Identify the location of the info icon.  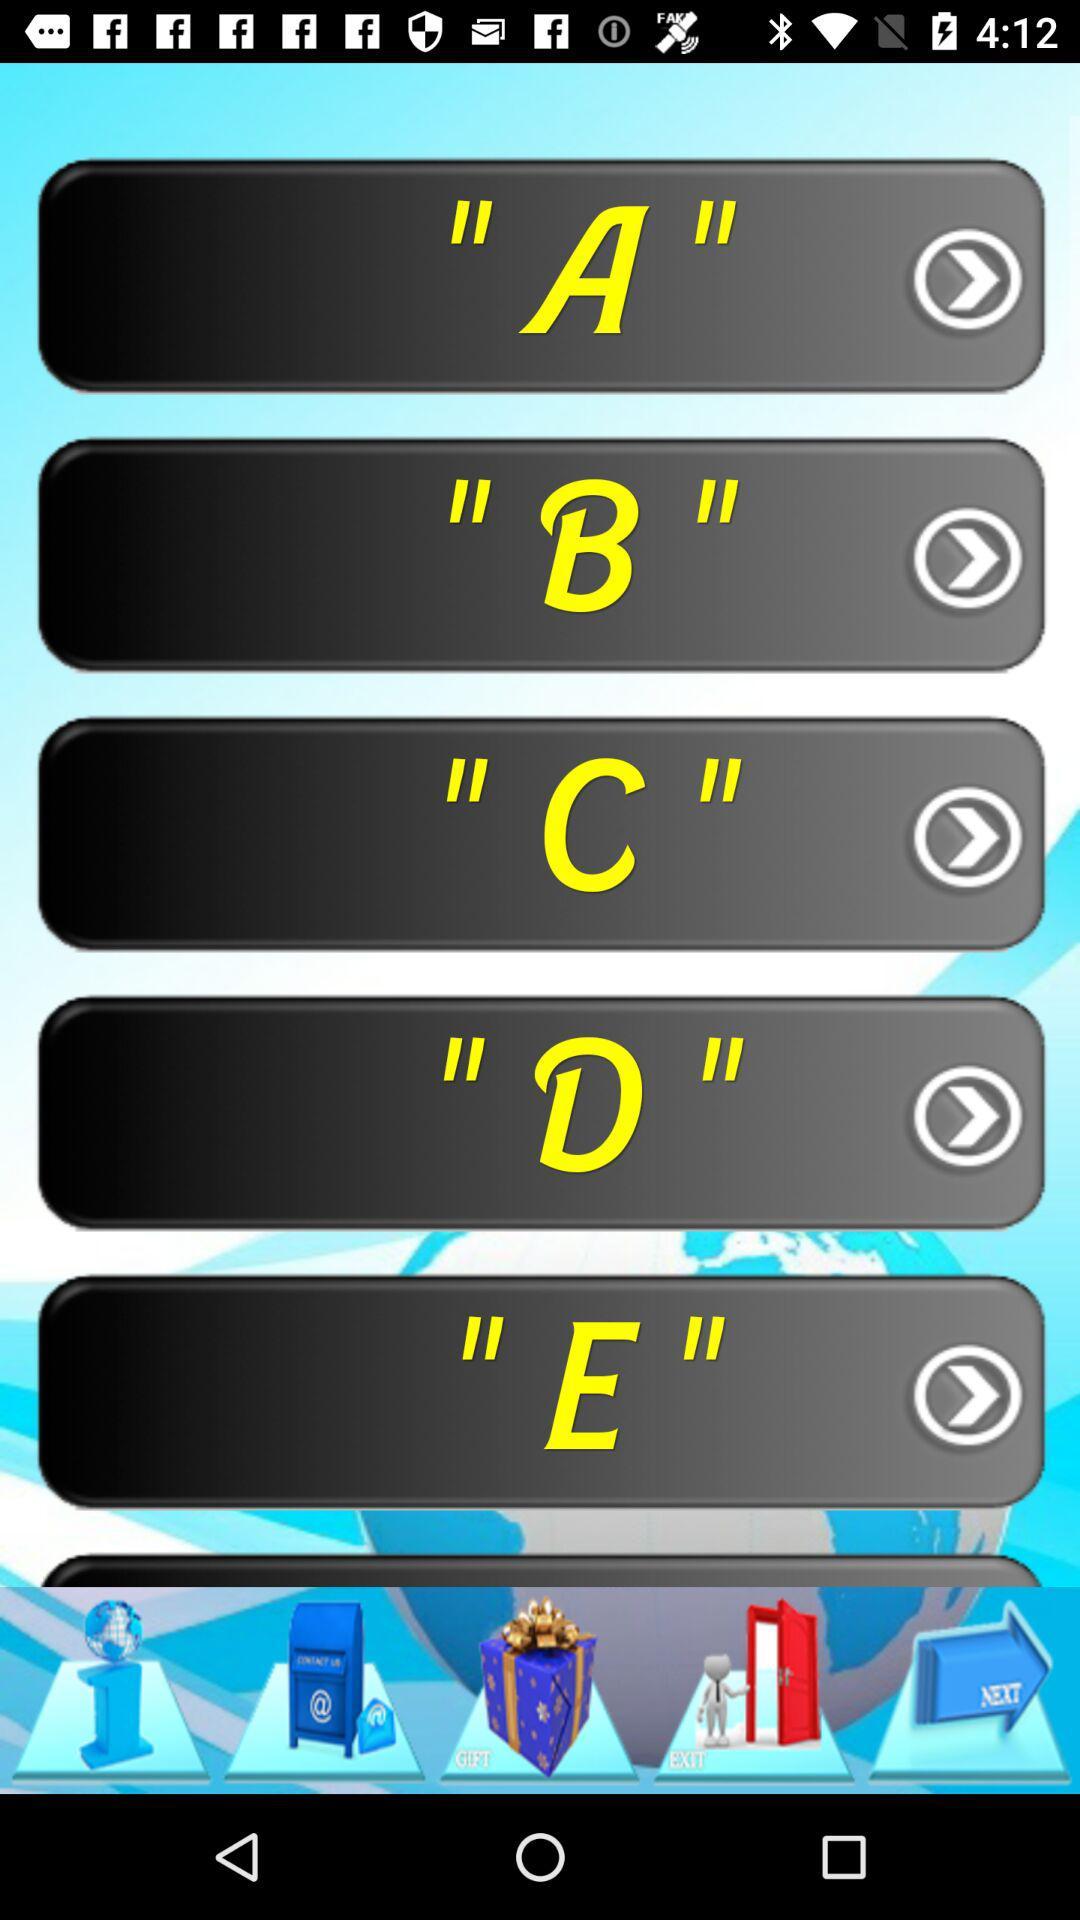
(110, 1689).